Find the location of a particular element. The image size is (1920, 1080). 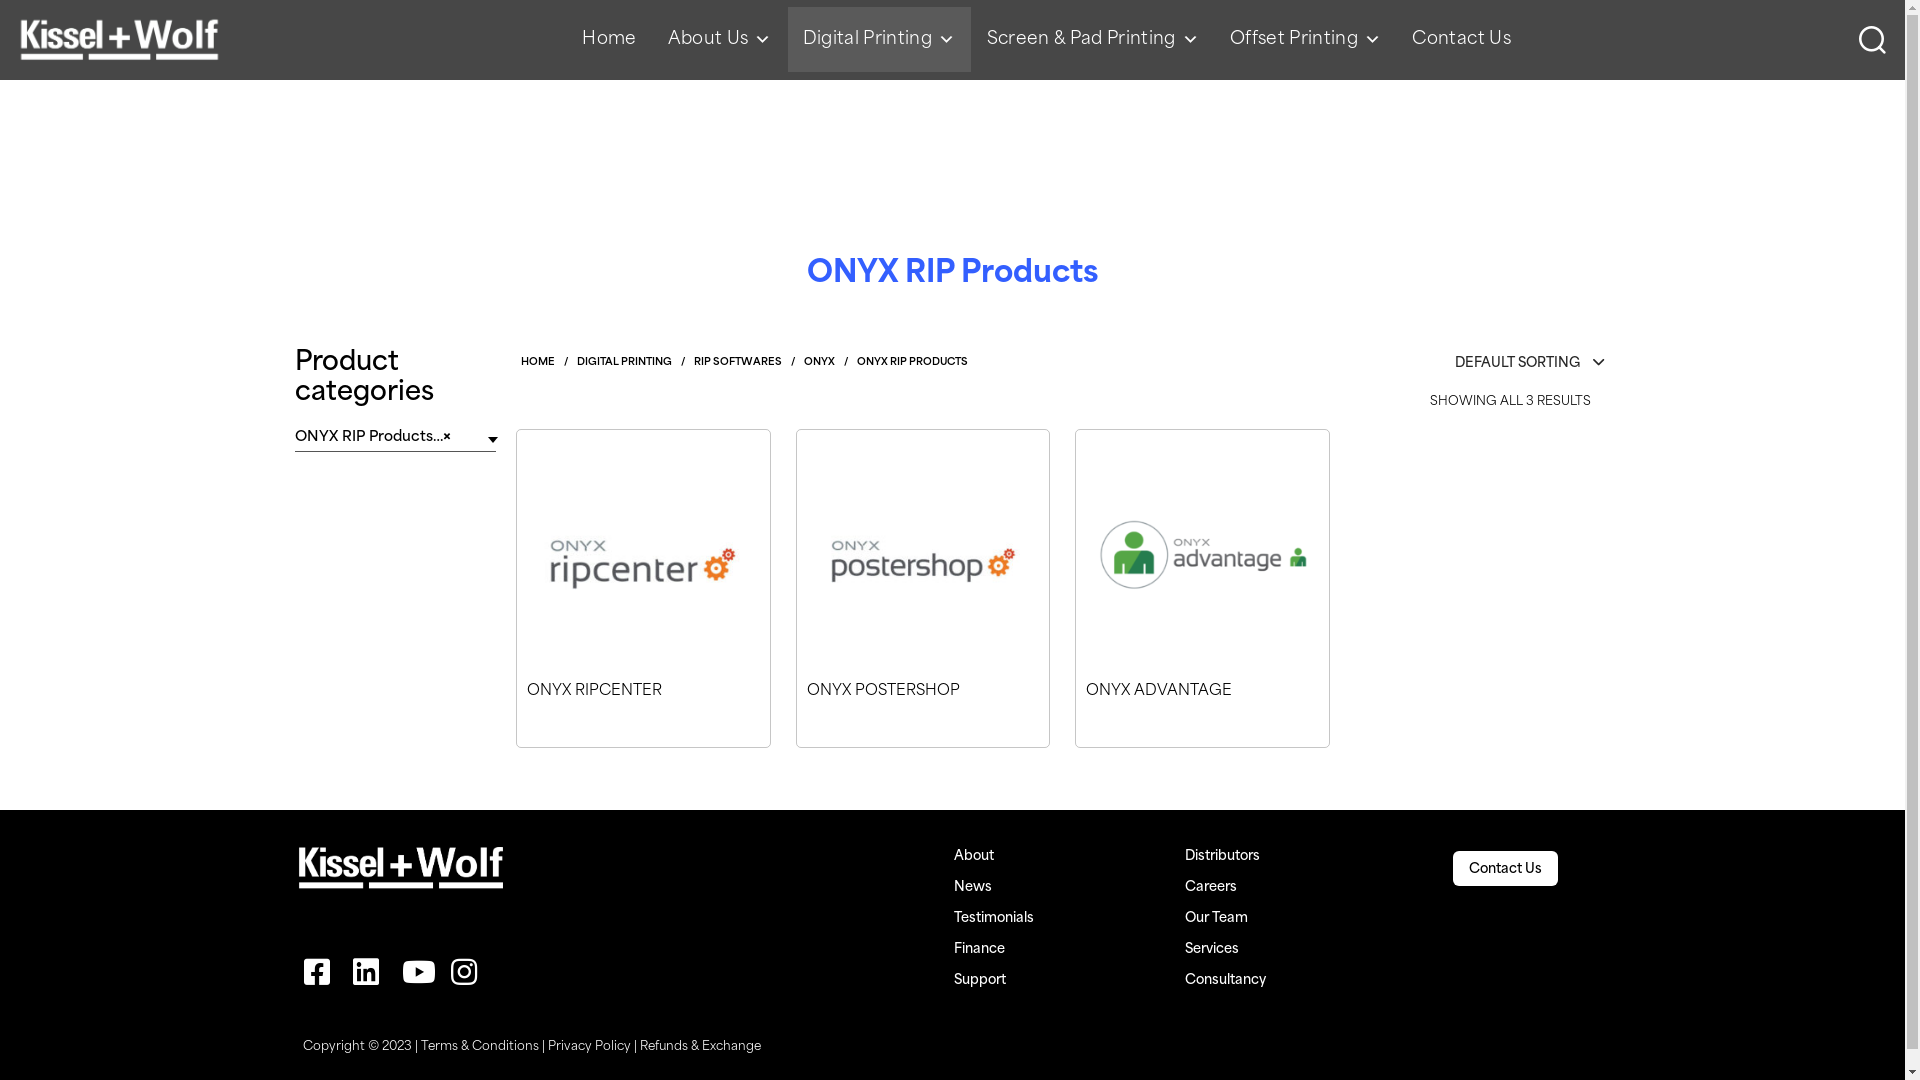

'News' is located at coordinates (973, 886).